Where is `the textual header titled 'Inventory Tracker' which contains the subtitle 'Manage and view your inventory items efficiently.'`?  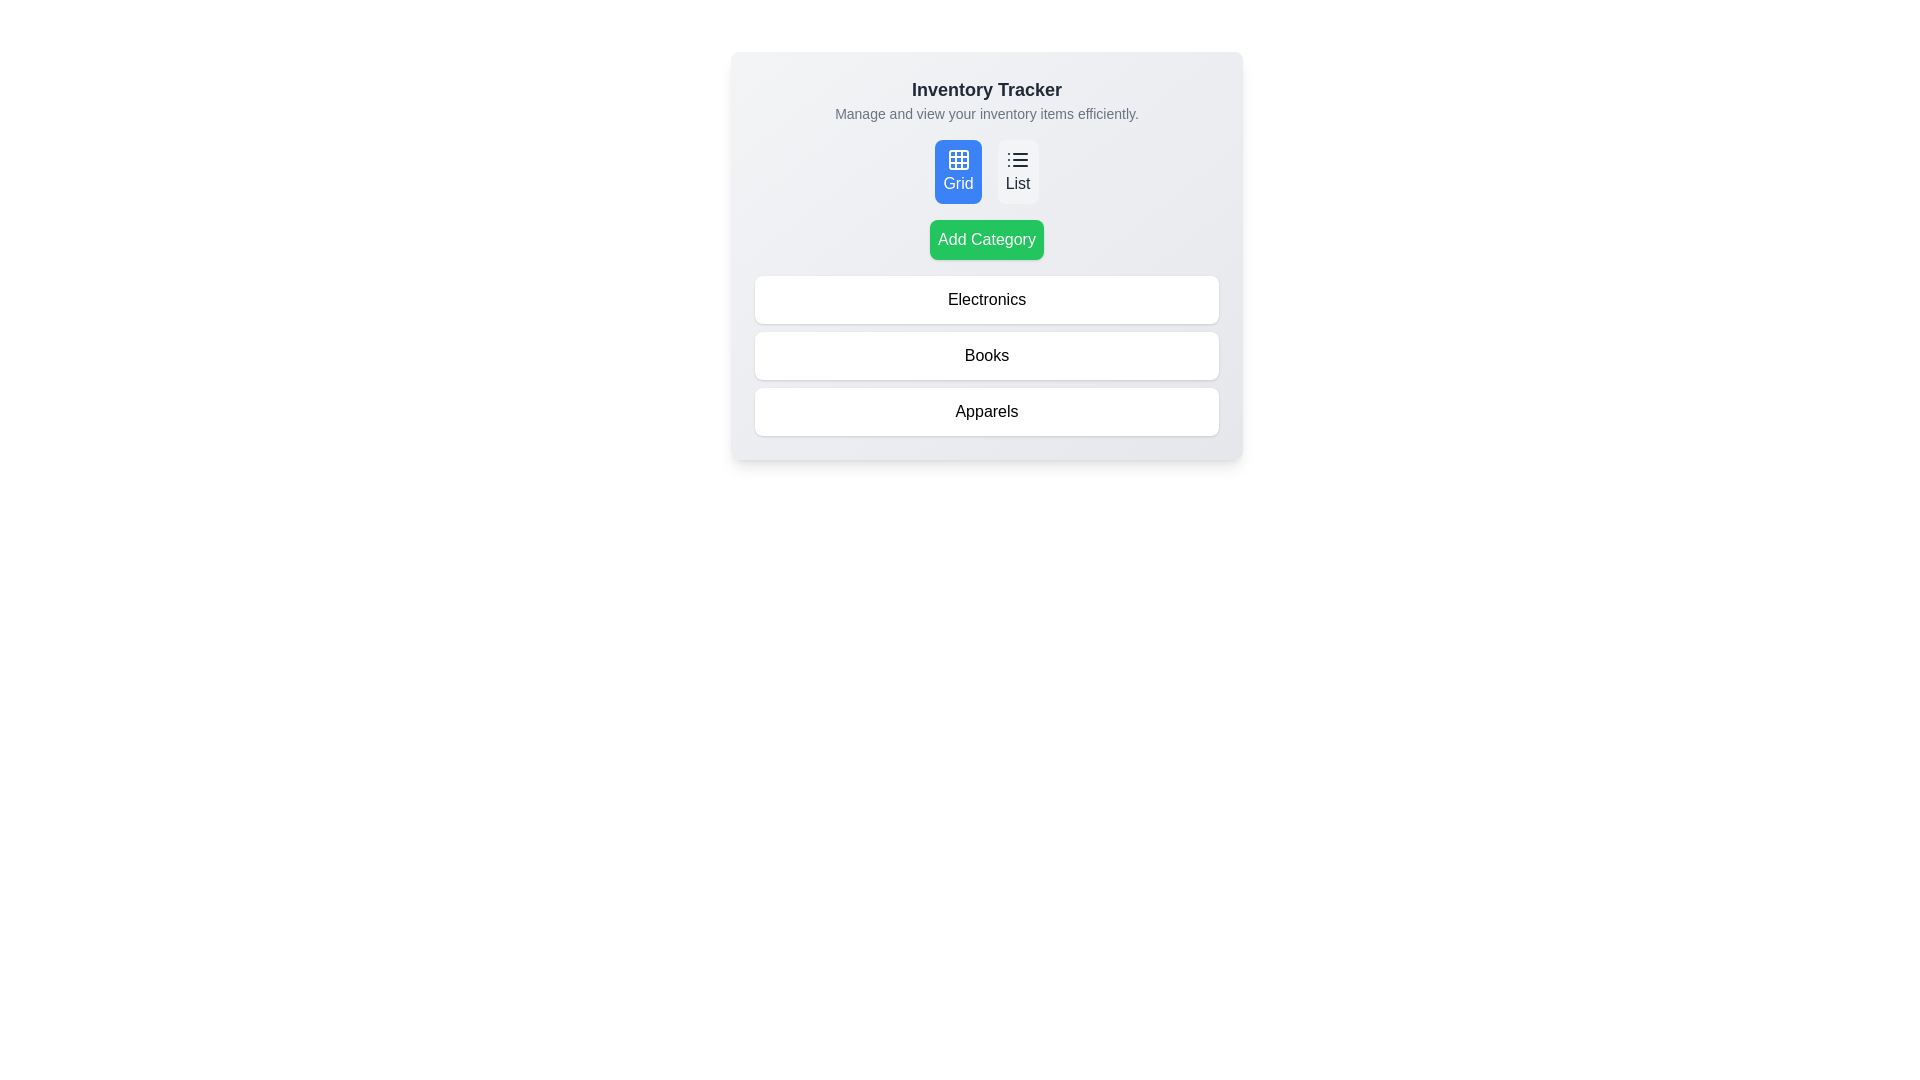 the textual header titled 'Inventory Tracker' which contains the subtitle 'Manage and view your inventory items efficiently.' is located at coordinates (987, 100).